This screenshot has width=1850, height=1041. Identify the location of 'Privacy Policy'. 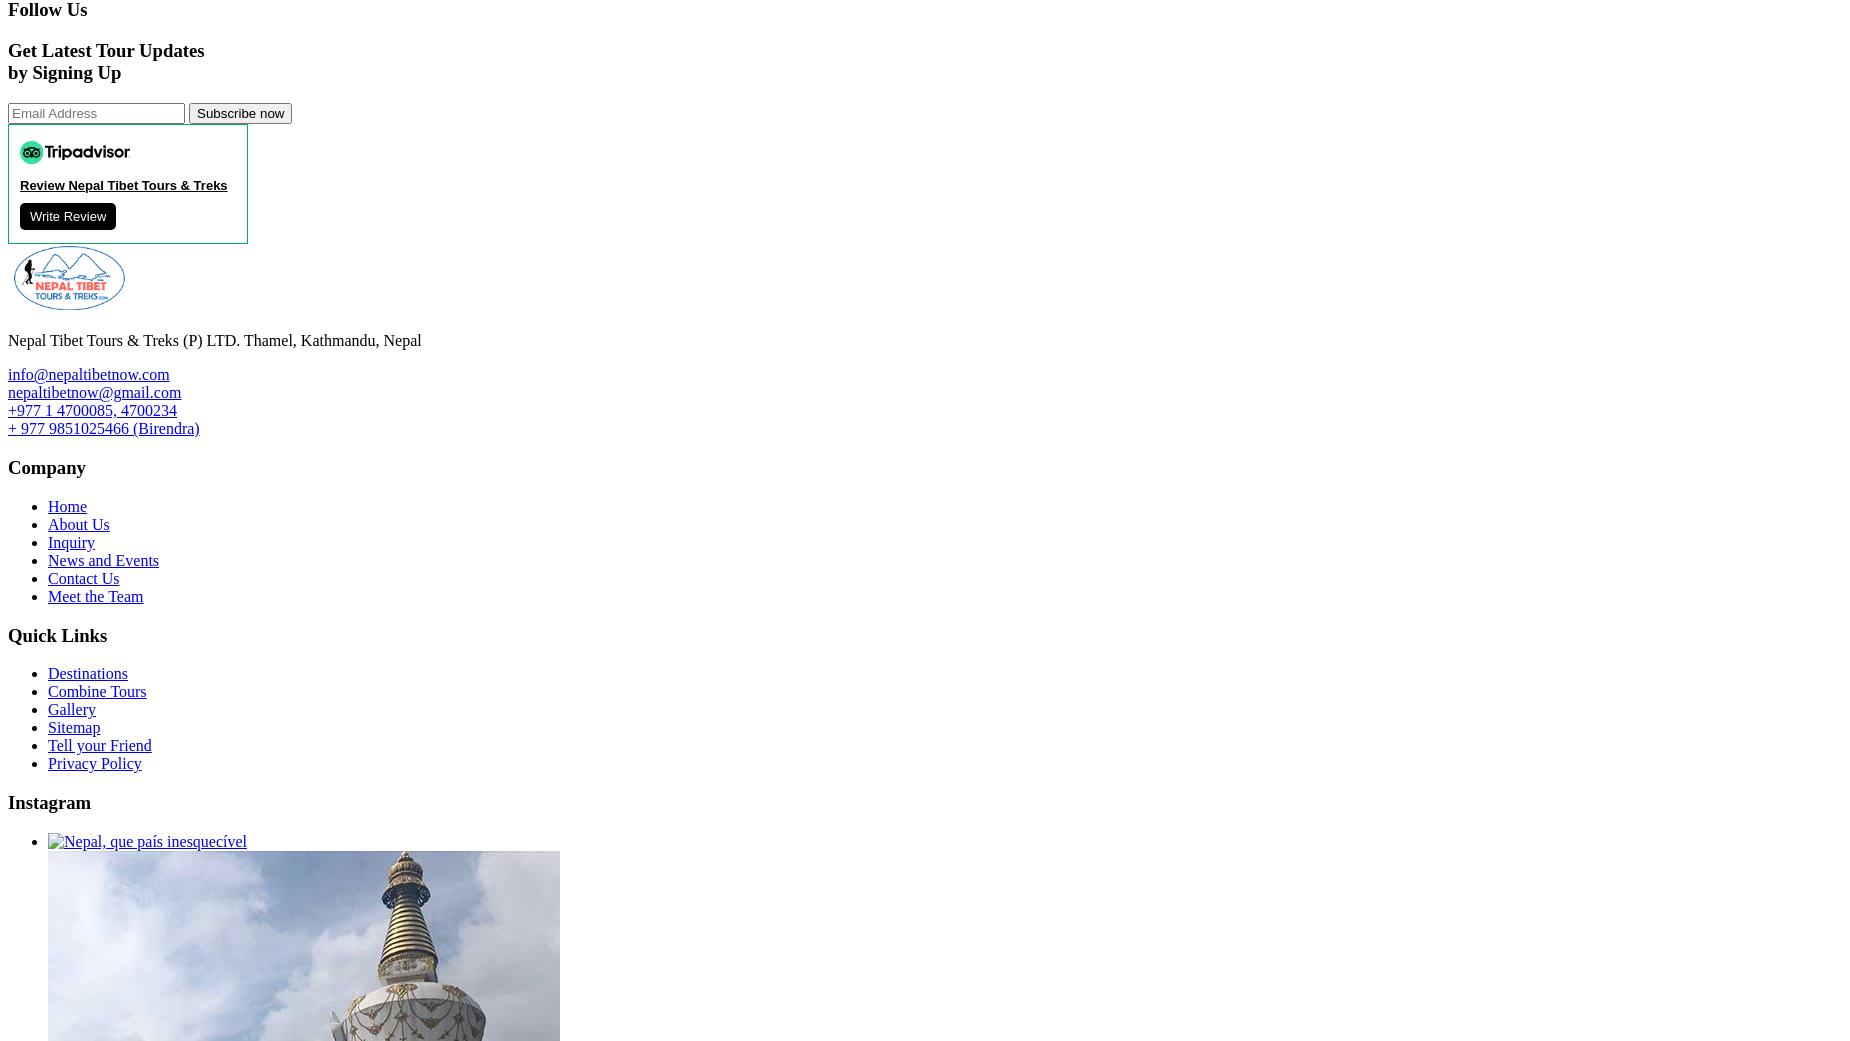
(93, 763).